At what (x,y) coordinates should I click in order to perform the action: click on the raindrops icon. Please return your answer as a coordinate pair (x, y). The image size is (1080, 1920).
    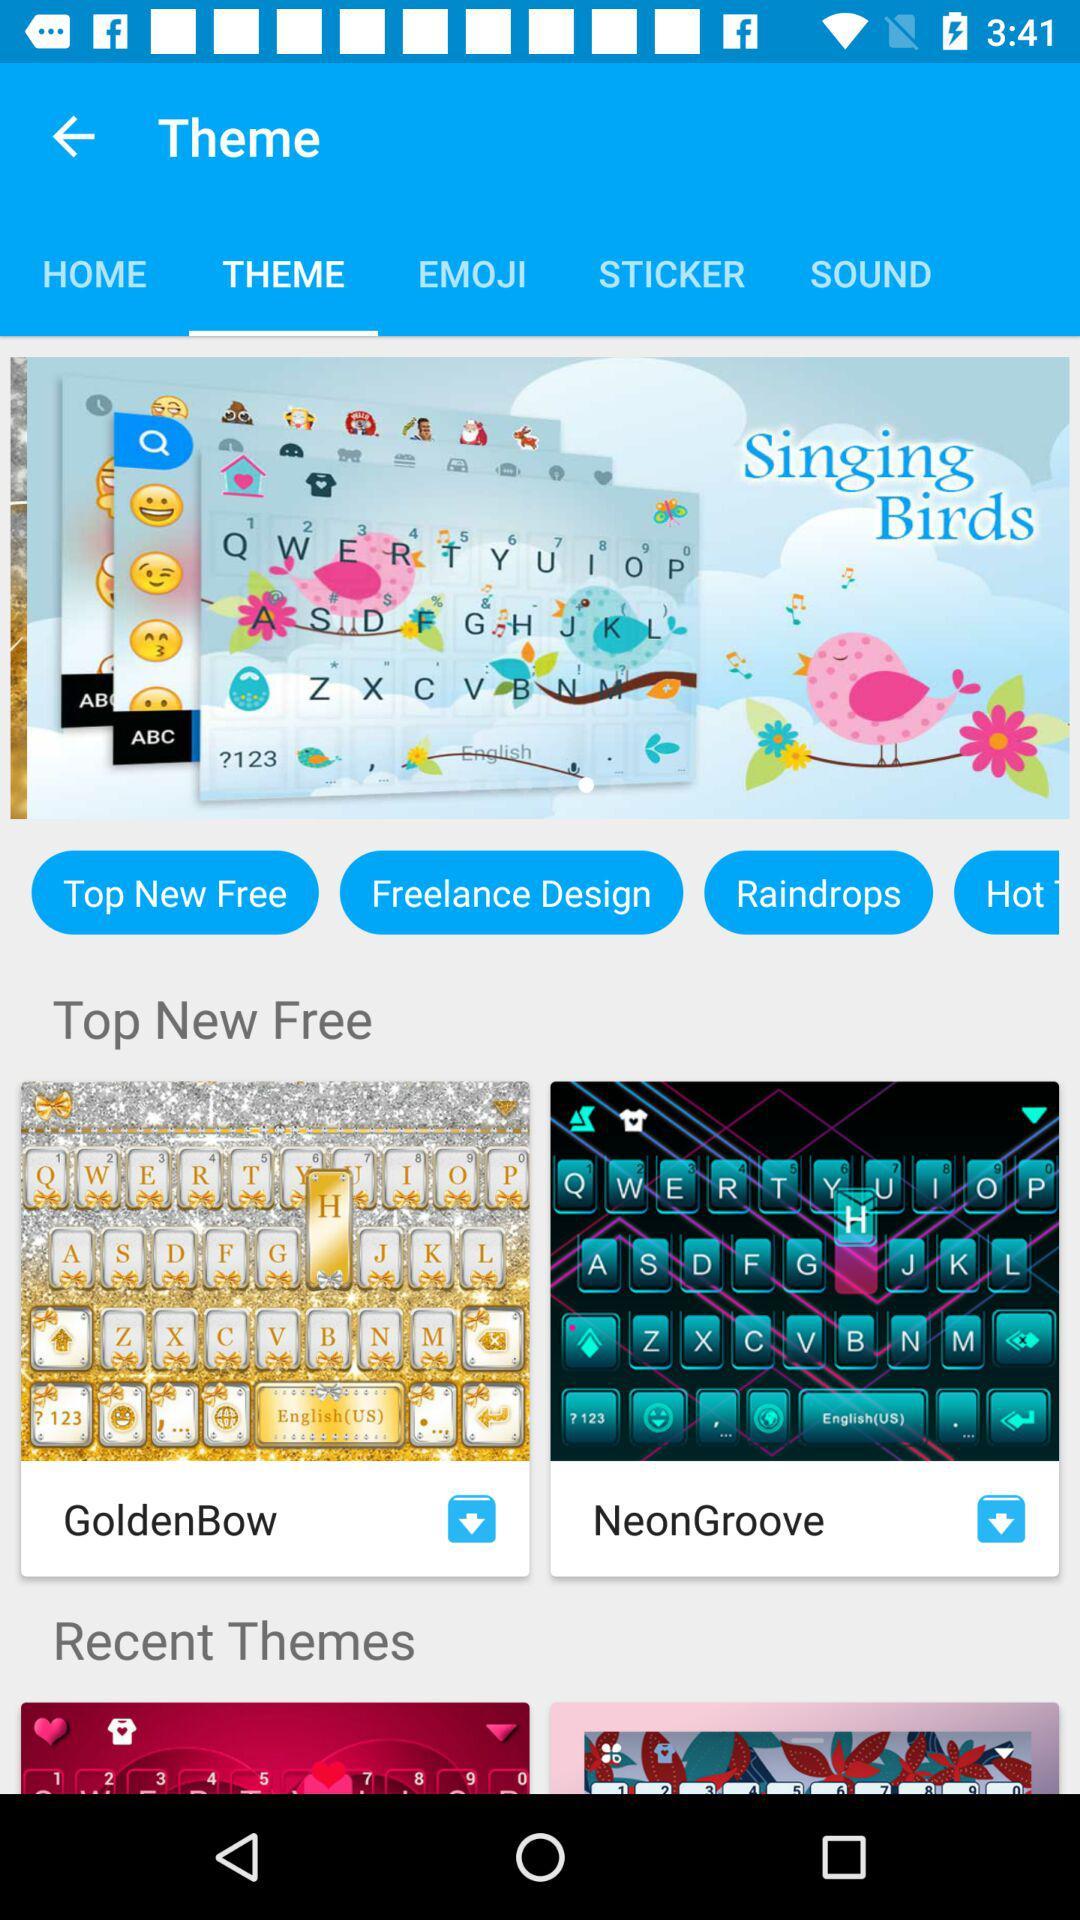
    Looking at the image, I should click on (818, 891).